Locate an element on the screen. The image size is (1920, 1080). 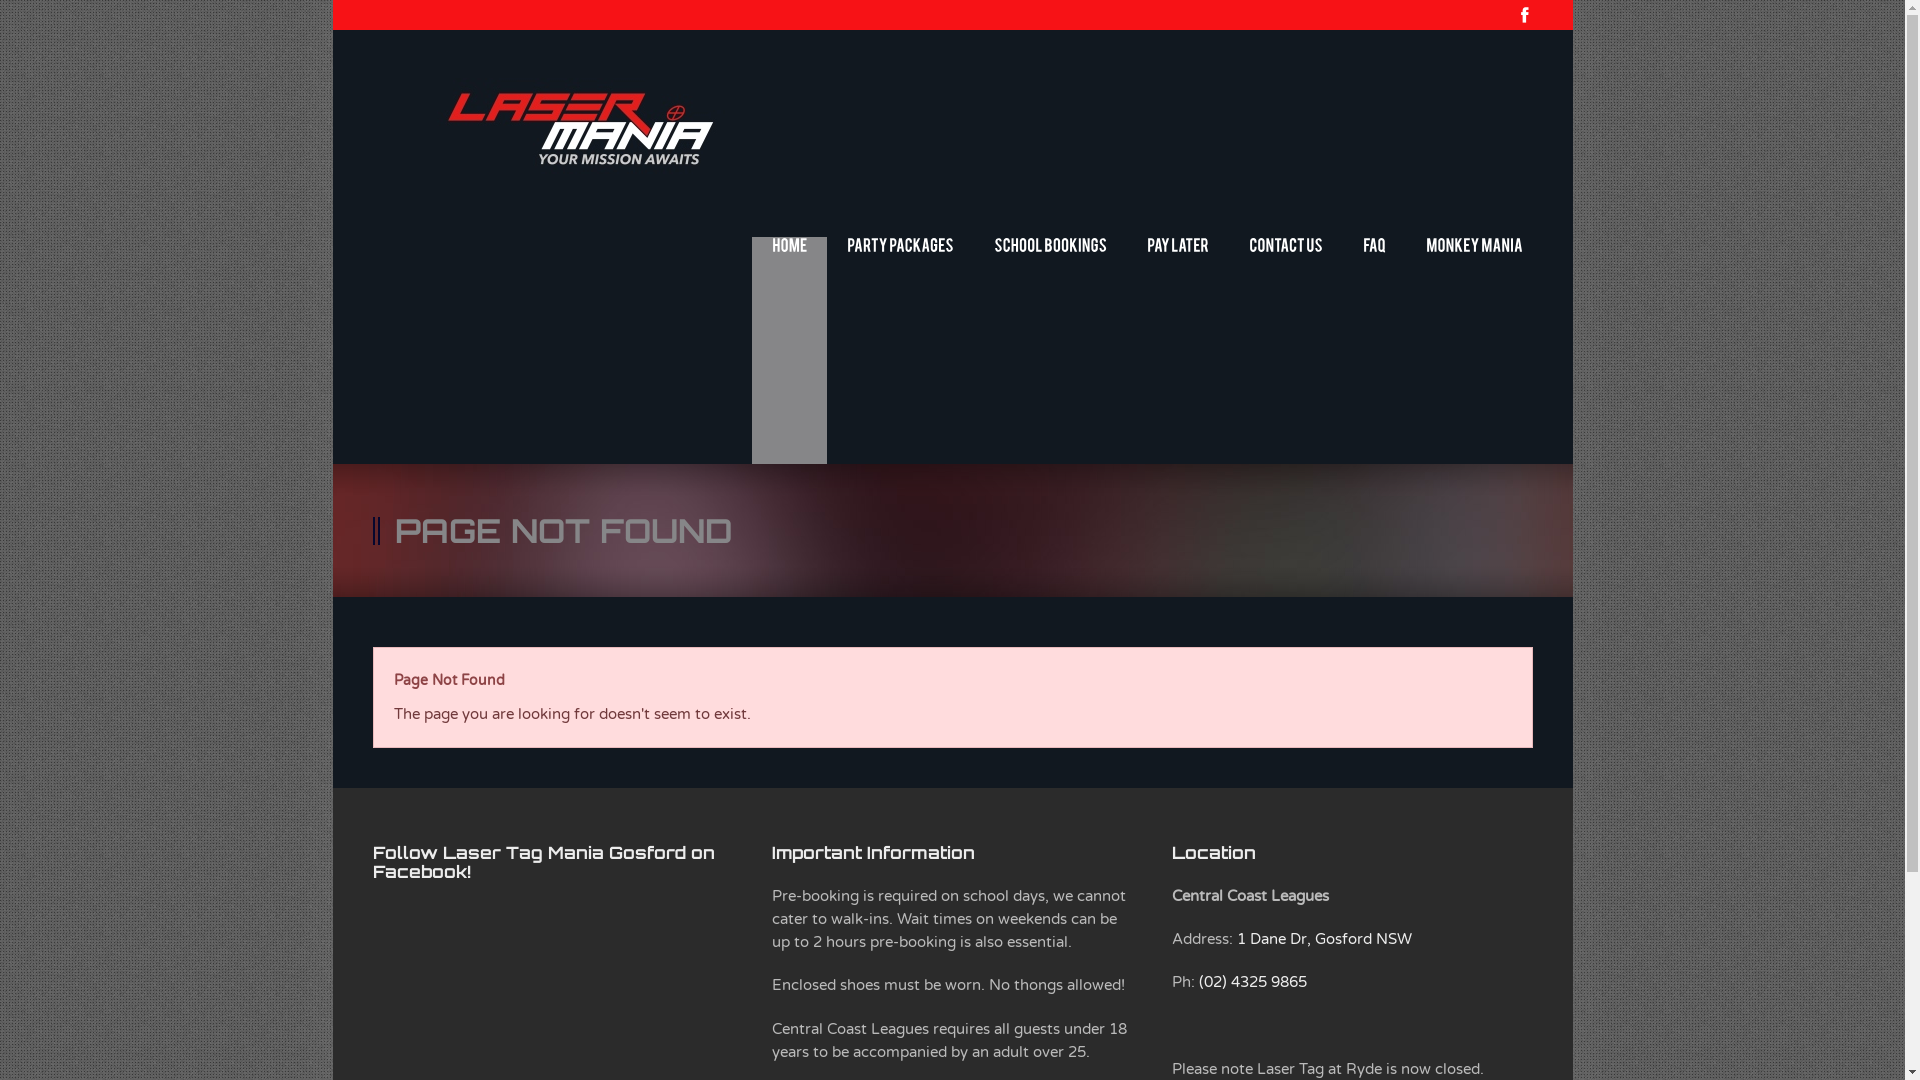
'1 Dane Dr, Gosford NSW' is located at coordinates (1236, 938).